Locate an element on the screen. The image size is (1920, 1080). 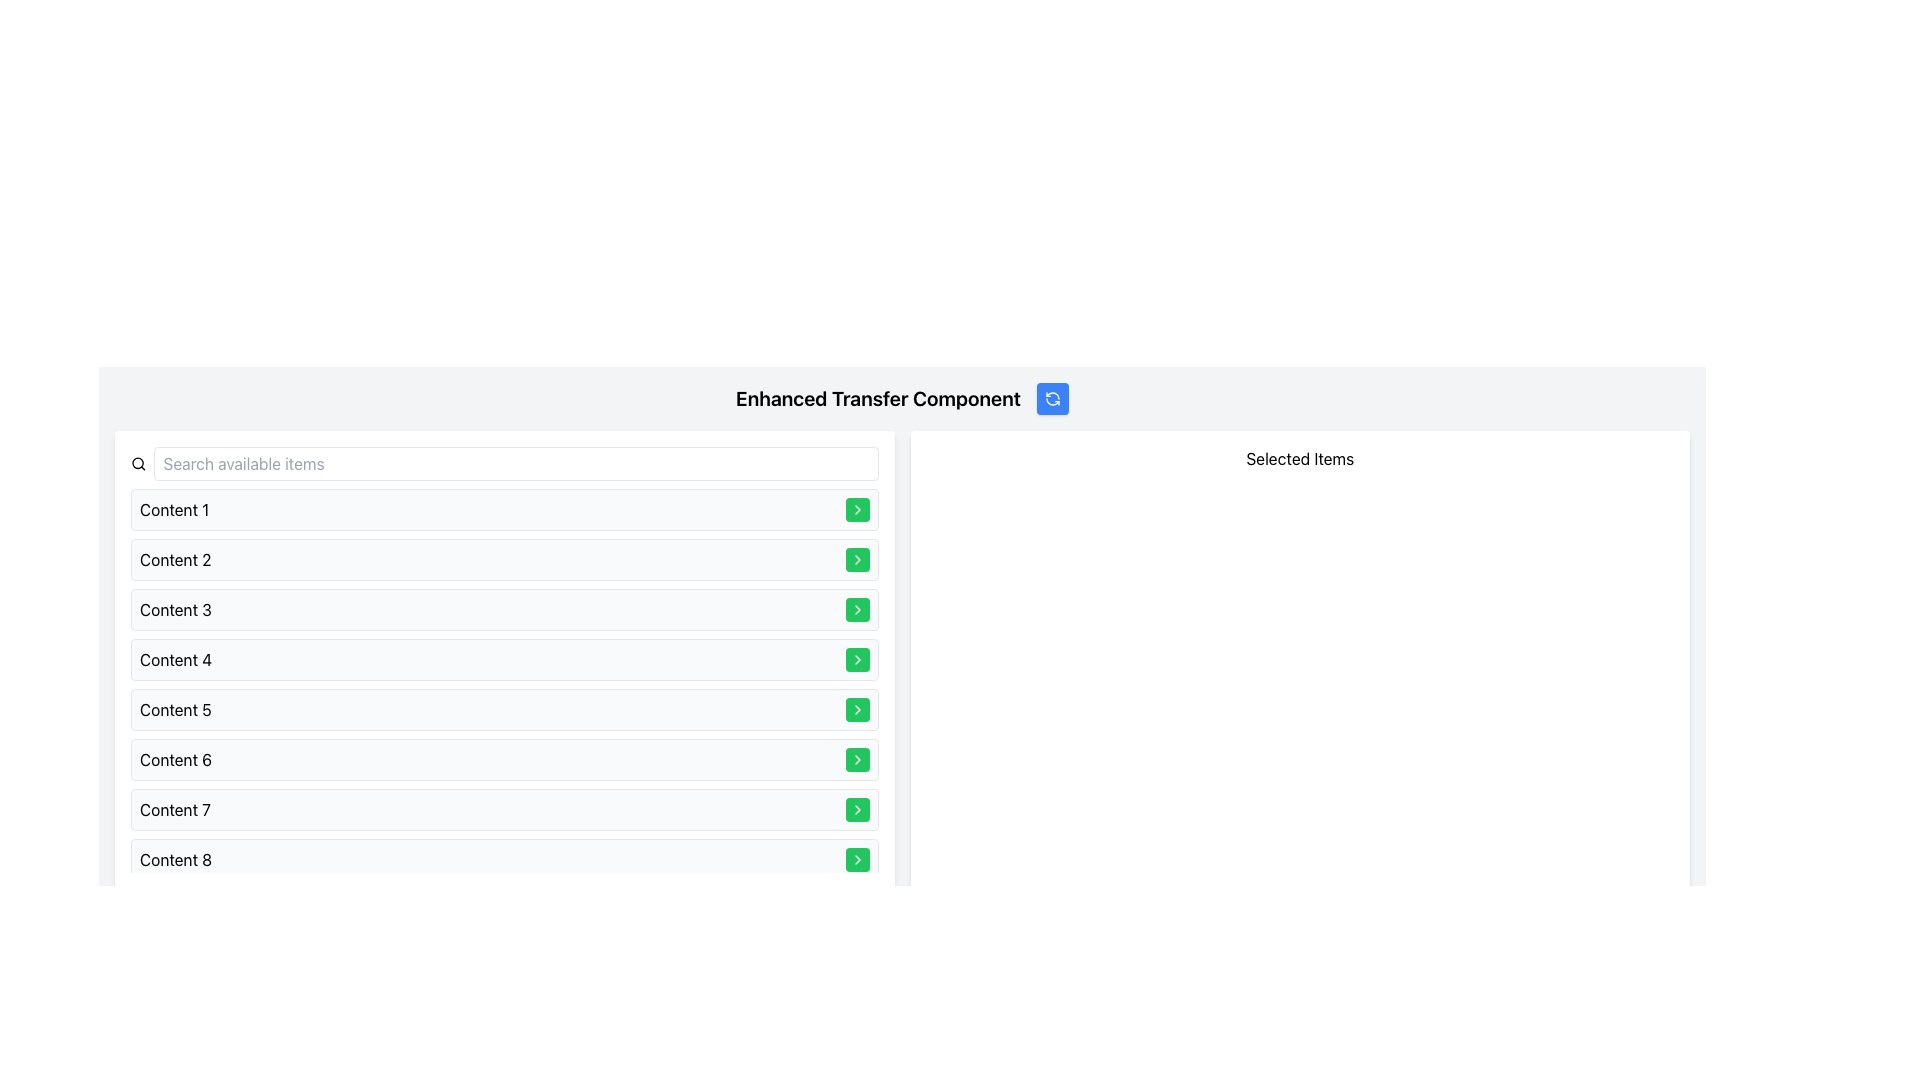
the select button in the second row of the list located in the left section of the interface is located at coordinates (857, 559).